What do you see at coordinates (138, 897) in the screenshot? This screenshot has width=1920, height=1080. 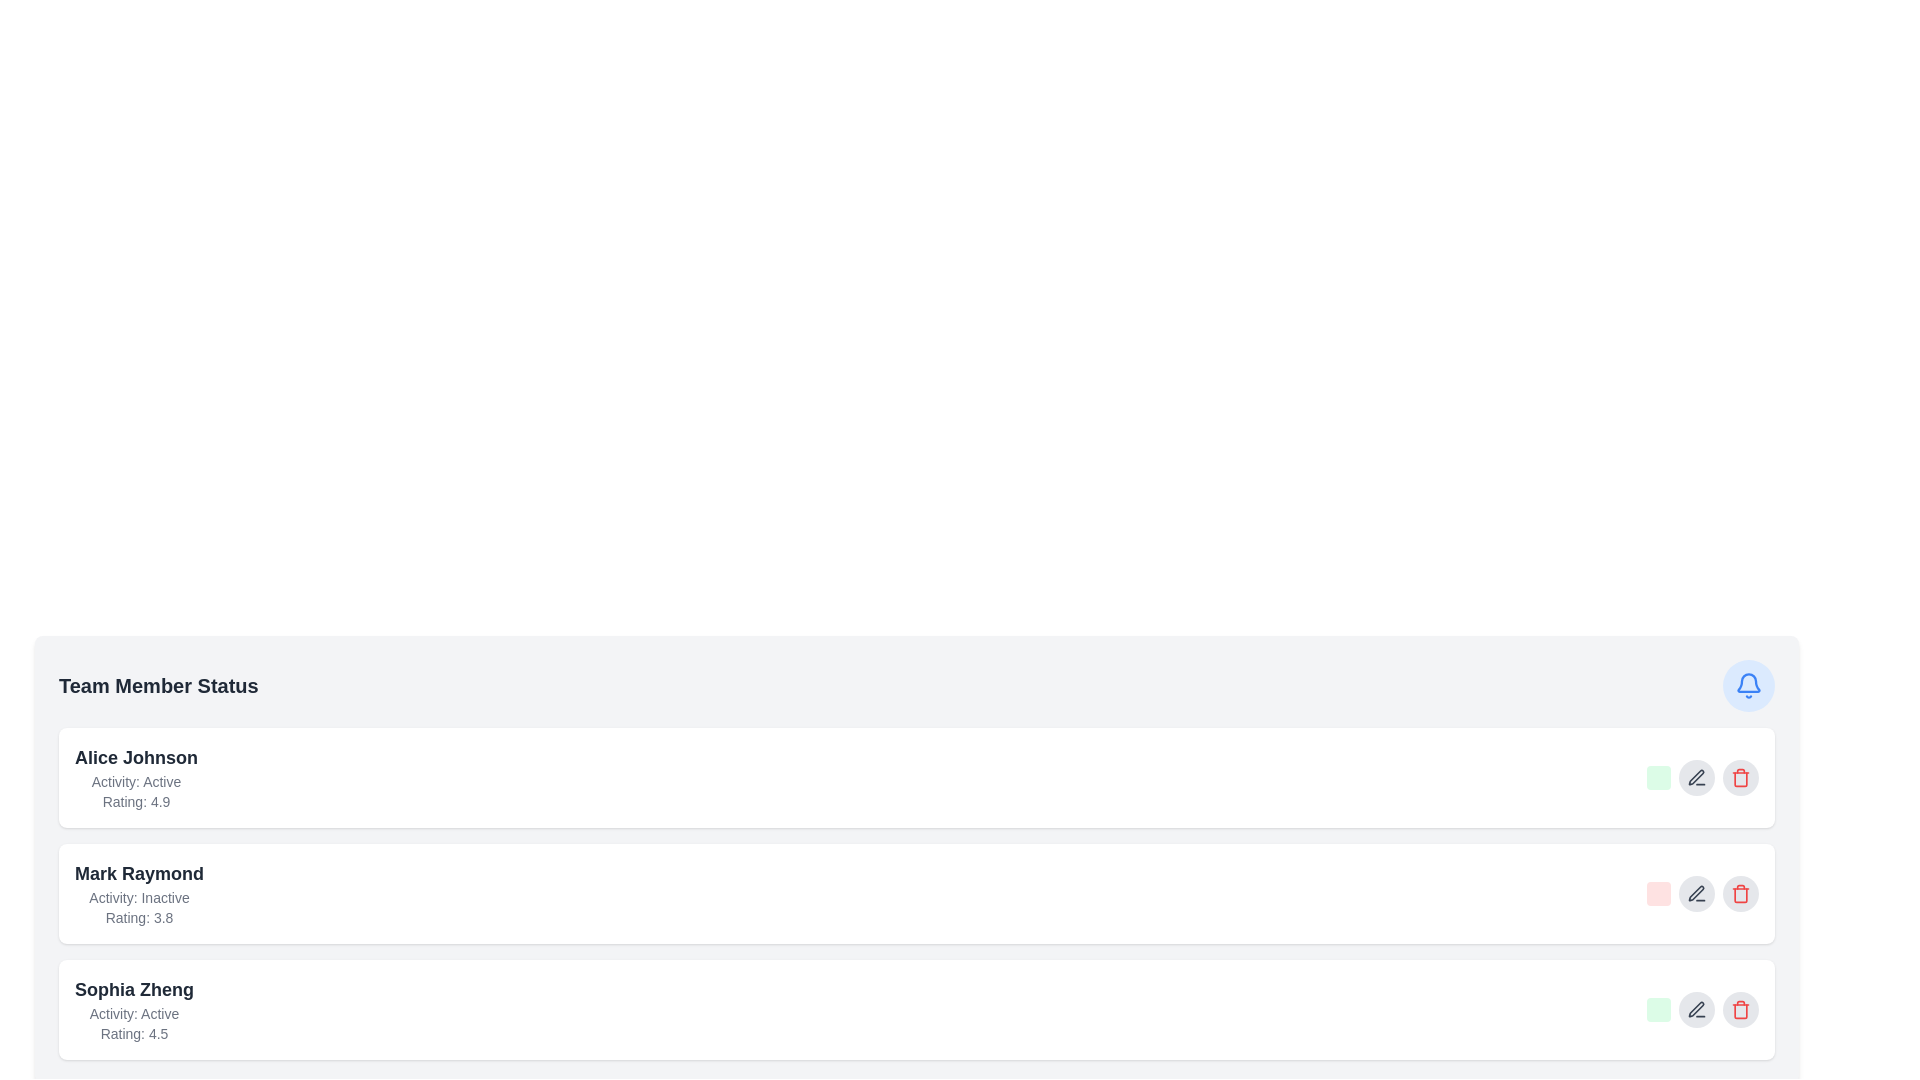 I see `the text label indicating the activity status of 'Mark Raymond', which is the second line in the card under the 'Team Member Status' section` at bounding box center [138, 897].